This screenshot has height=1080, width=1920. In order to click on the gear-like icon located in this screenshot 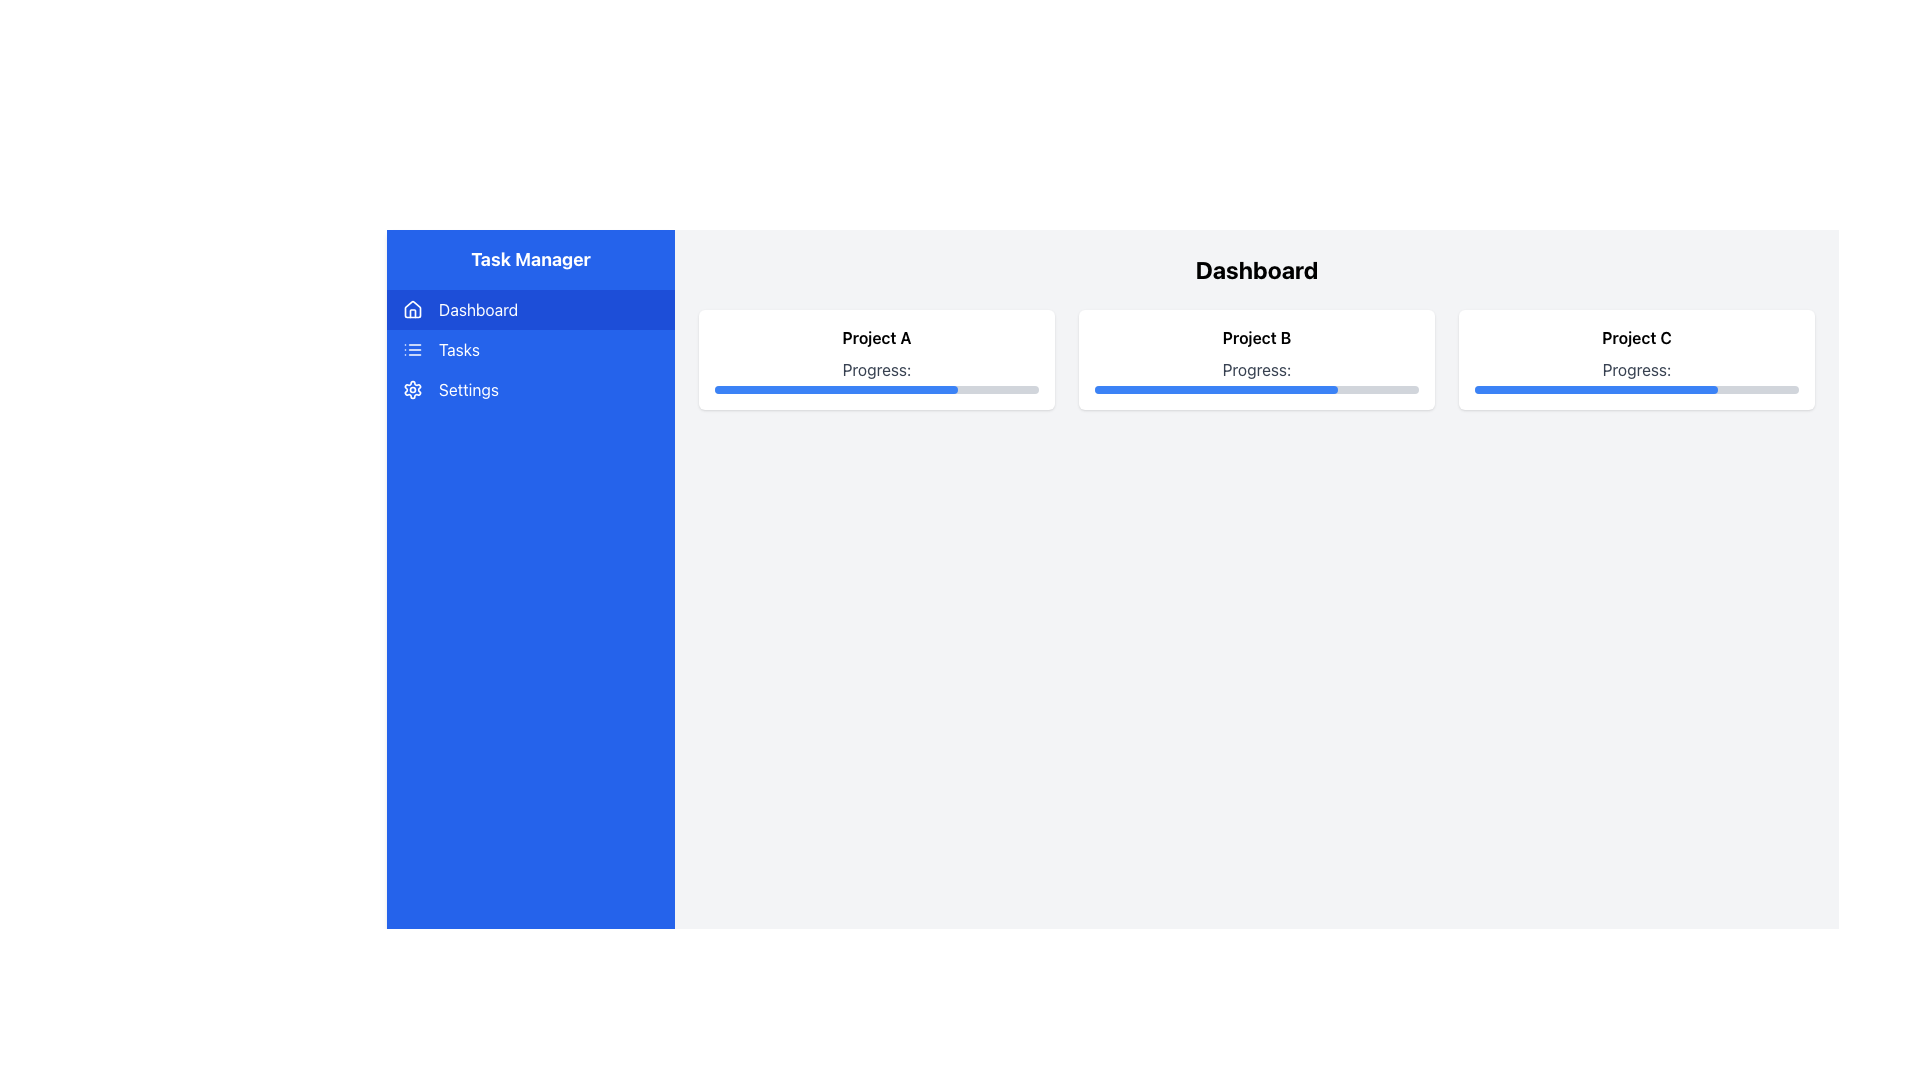, I will do `click(411, 389)`.